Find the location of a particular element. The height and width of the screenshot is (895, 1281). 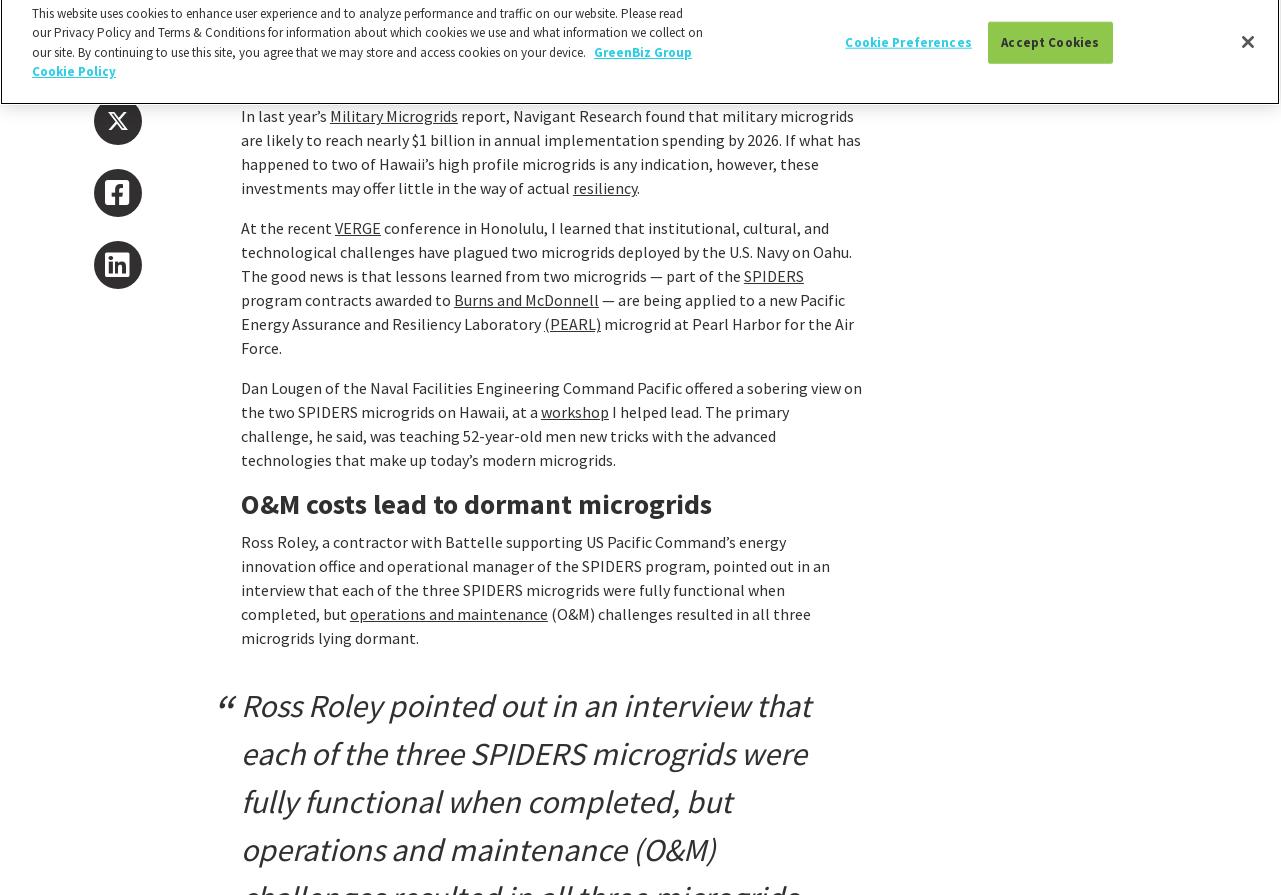

'workshop' is located at coordinates (574, 411).